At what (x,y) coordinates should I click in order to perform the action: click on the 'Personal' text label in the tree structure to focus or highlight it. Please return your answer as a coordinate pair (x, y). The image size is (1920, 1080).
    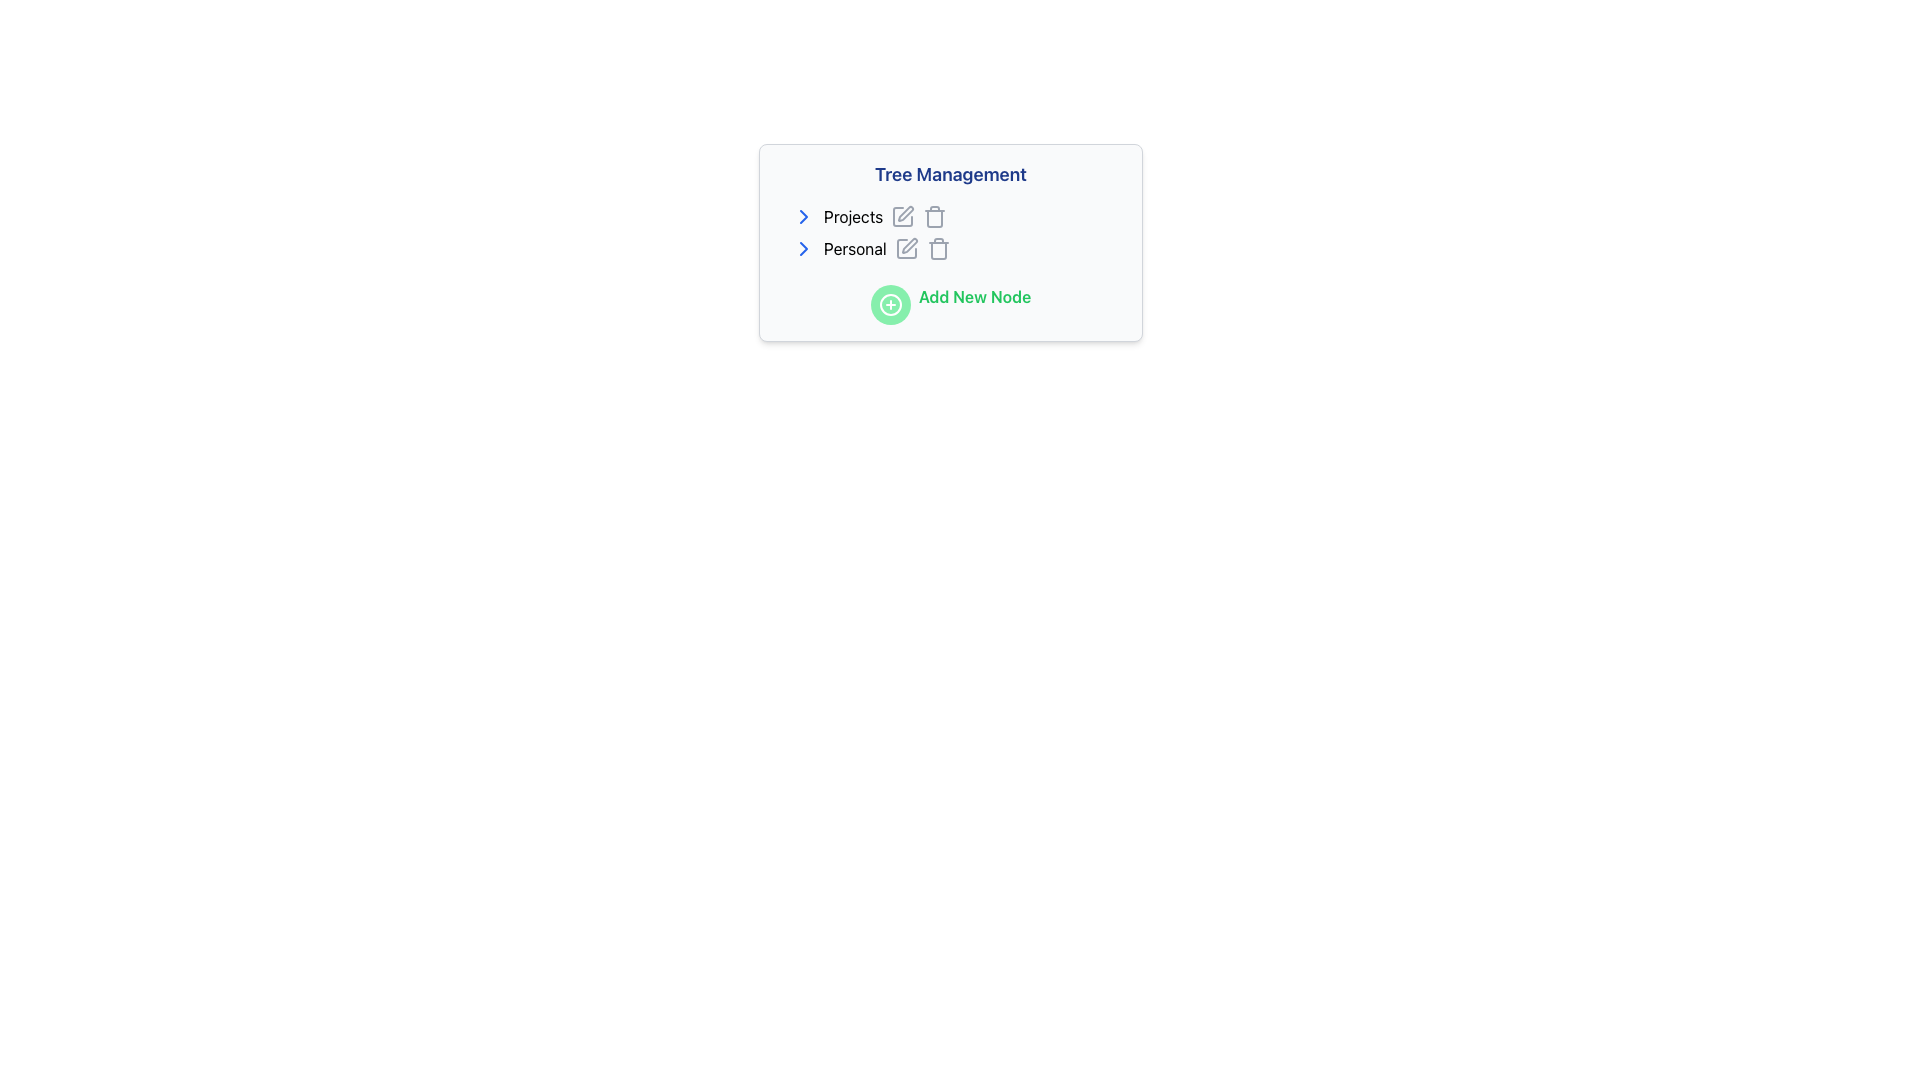
    Looking at the image, I should click on (855, 248).